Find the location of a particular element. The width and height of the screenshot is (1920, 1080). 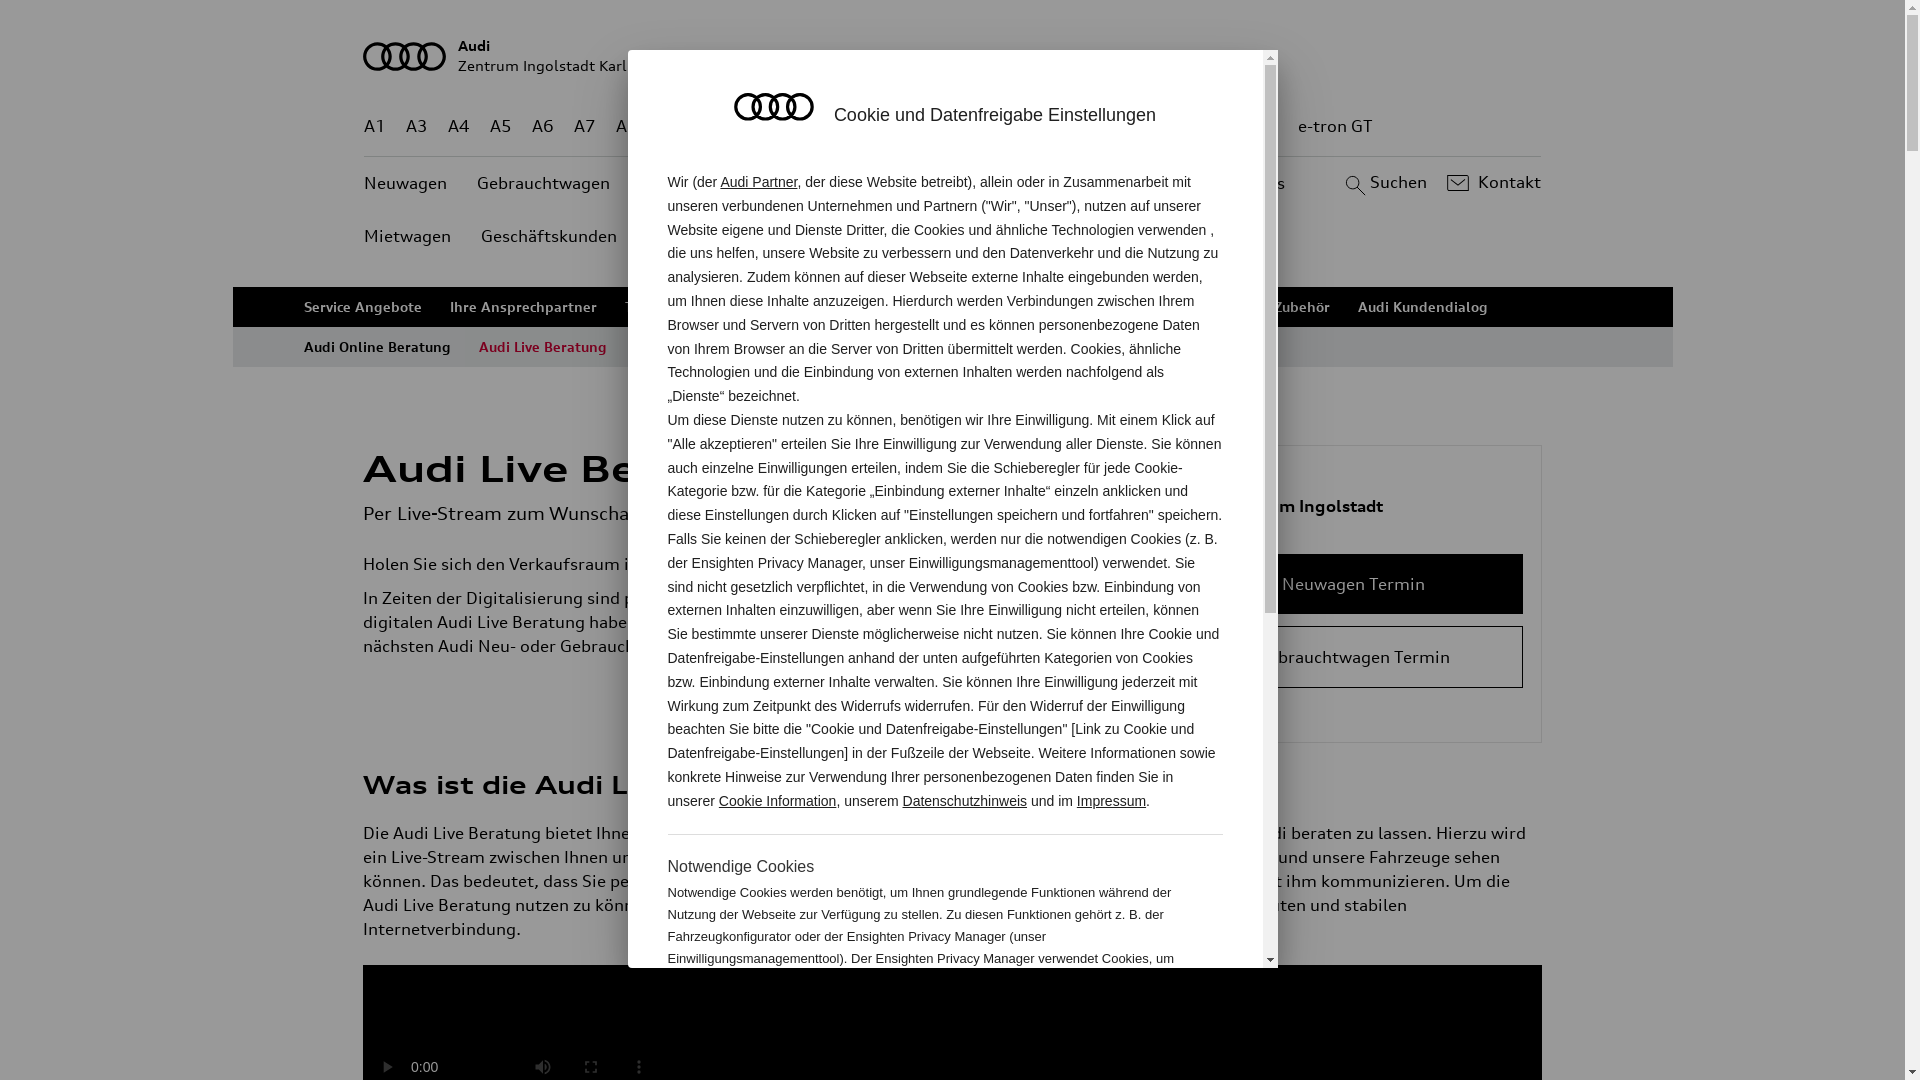

'Mietwagen' is located at coordinates (406, 235).